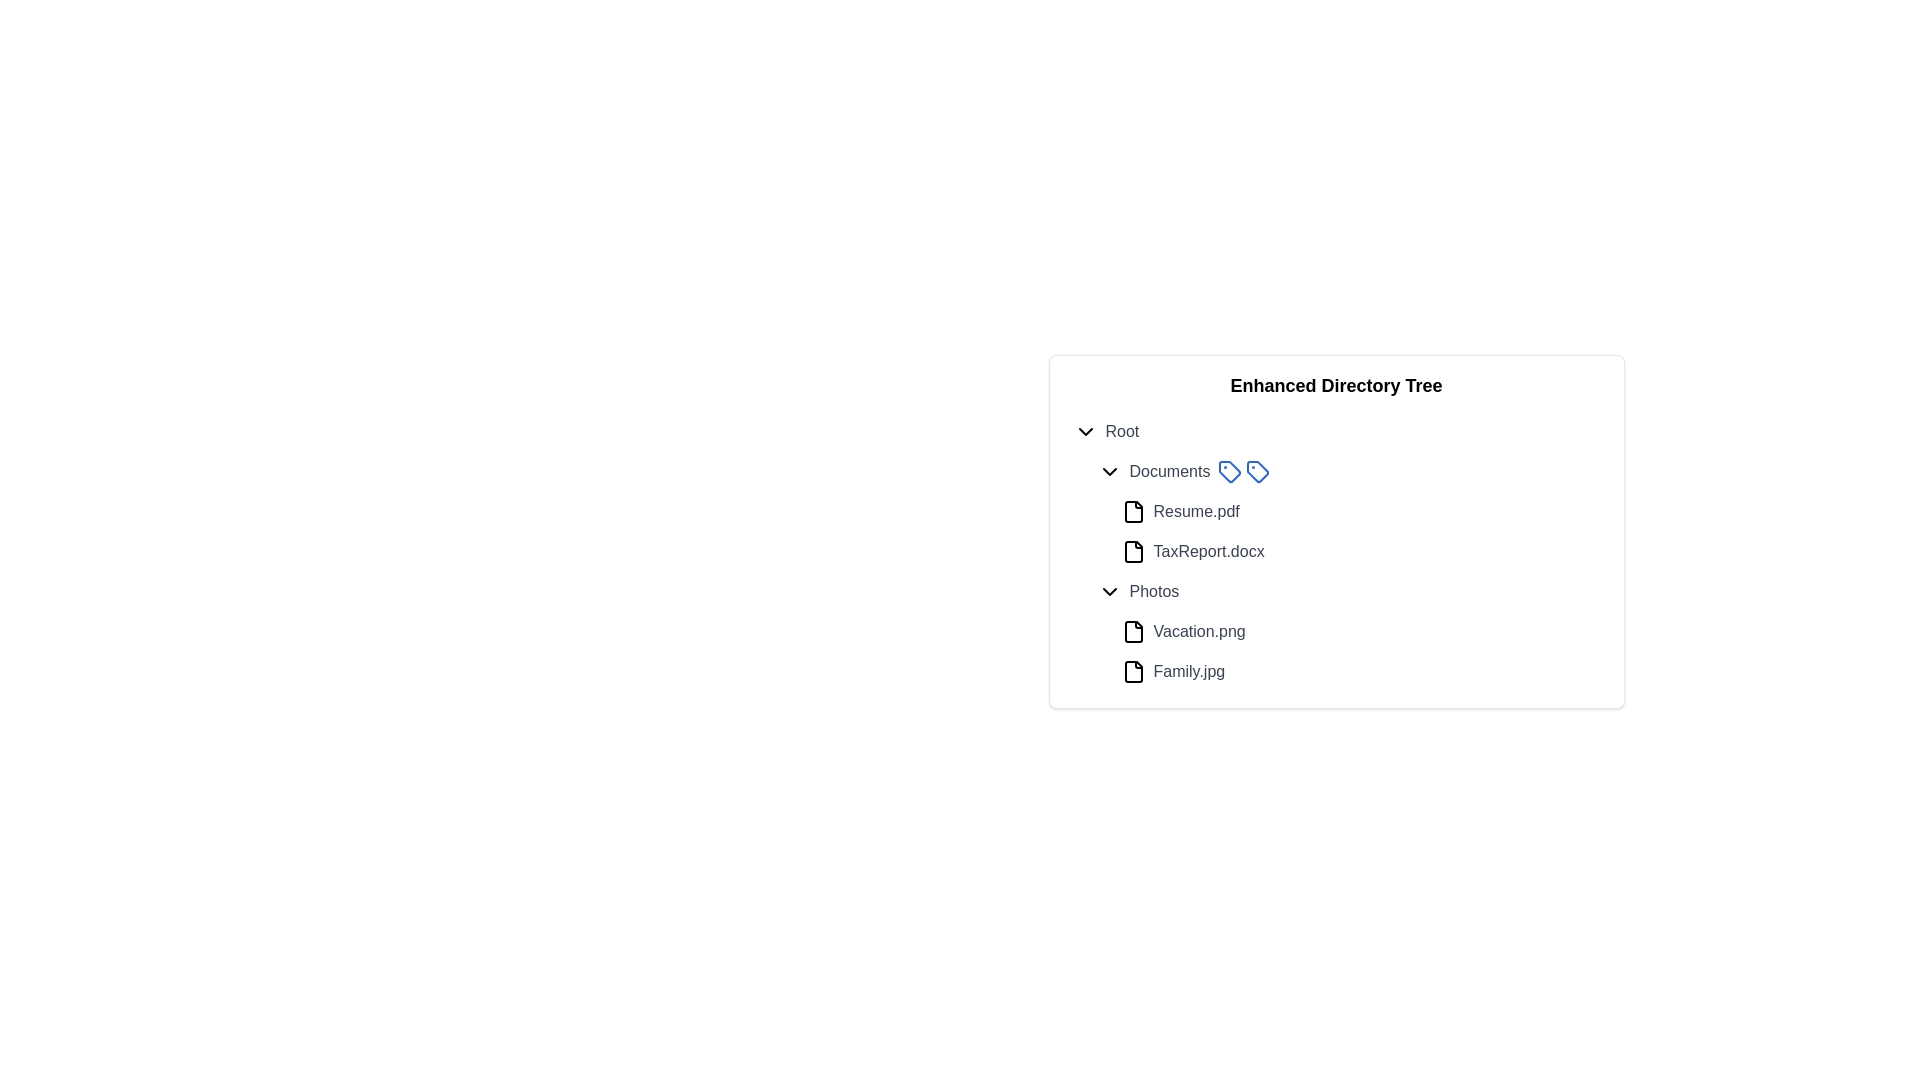 This screenshot has height=1080, width=1920. What do you see at coordinates (1256, 471) in the screenshot?
I see `the first icon in the group associated with the 'Documents' section, located next to the 'Documents' label, for interaction` at bounding box center [1256, 471].